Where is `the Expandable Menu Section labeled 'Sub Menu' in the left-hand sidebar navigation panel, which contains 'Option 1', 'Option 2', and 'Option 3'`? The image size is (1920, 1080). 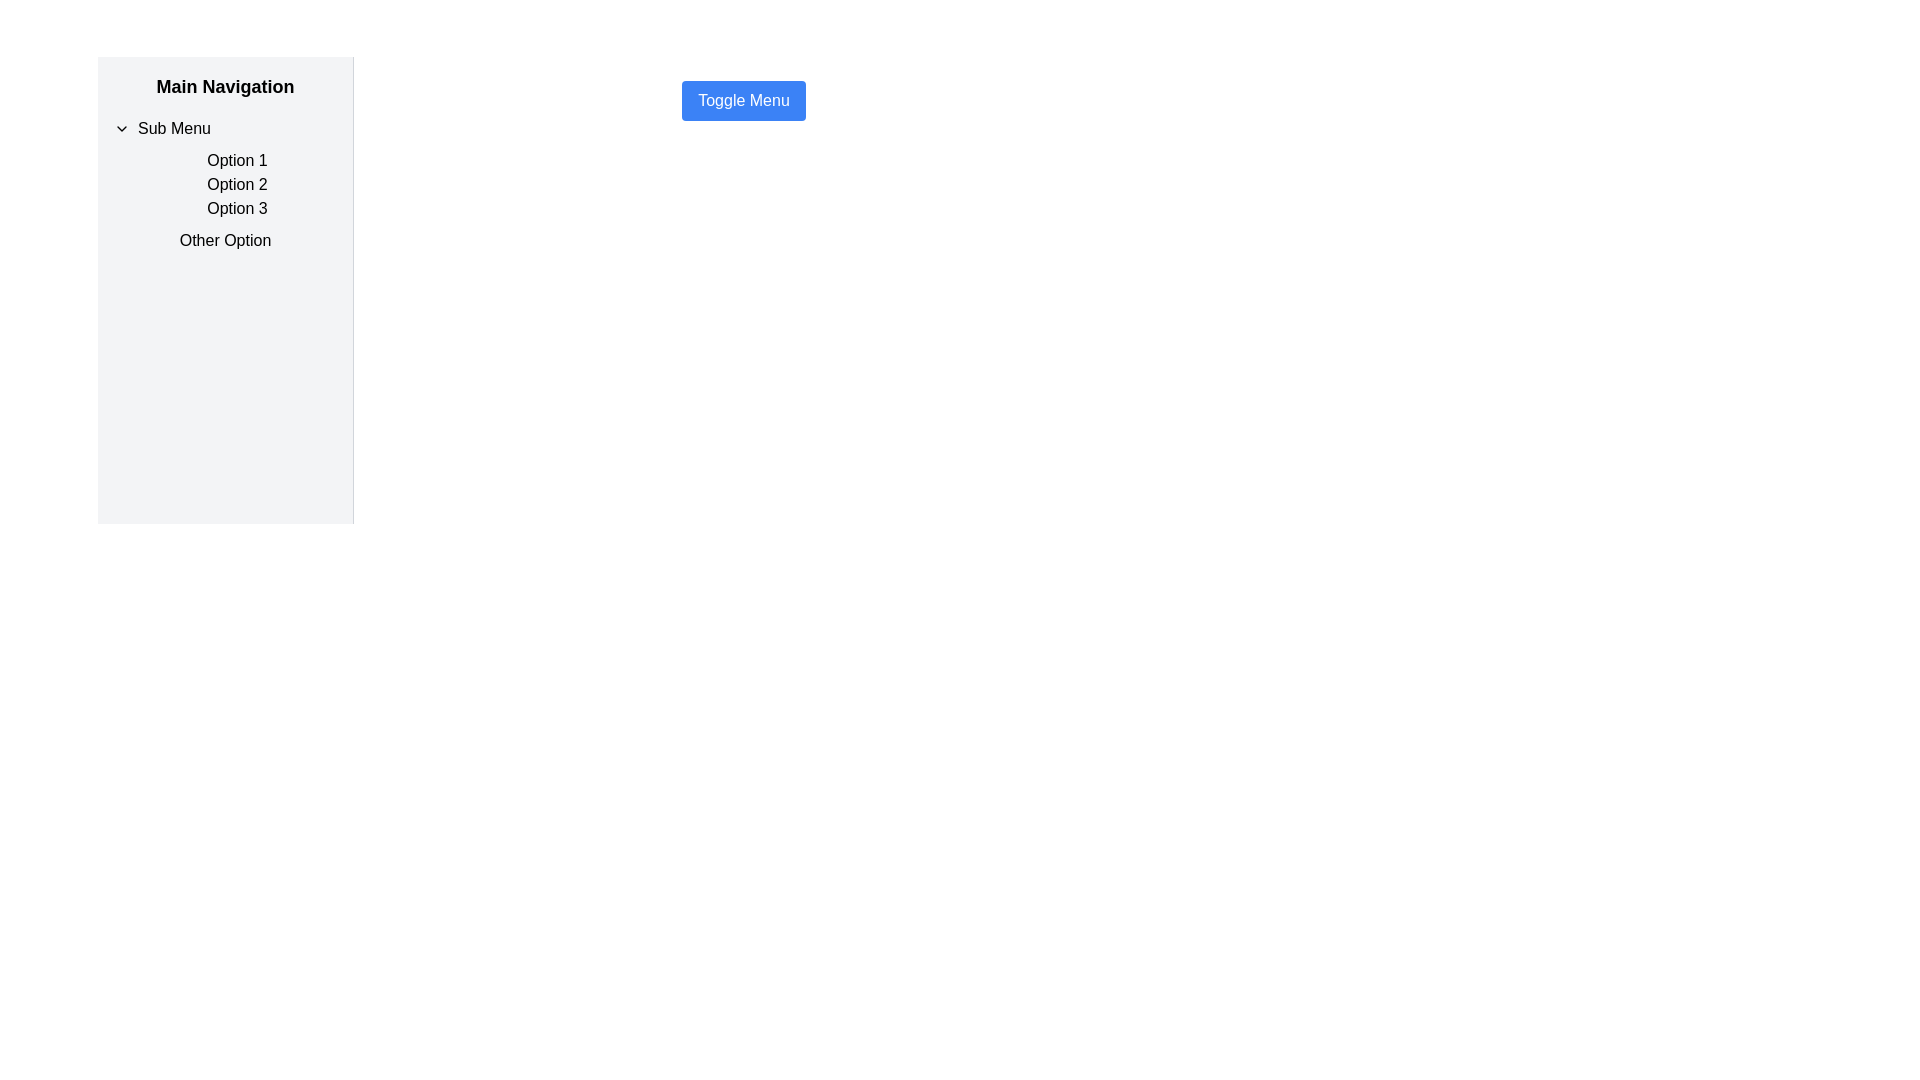 the Expandable Menu Section labeled 'Sub Menu' in the left-hand sidebar navigation panel, which contains 'Option 1', 'Option 2', and 'Option 3' is located at coordinates (225, 168).